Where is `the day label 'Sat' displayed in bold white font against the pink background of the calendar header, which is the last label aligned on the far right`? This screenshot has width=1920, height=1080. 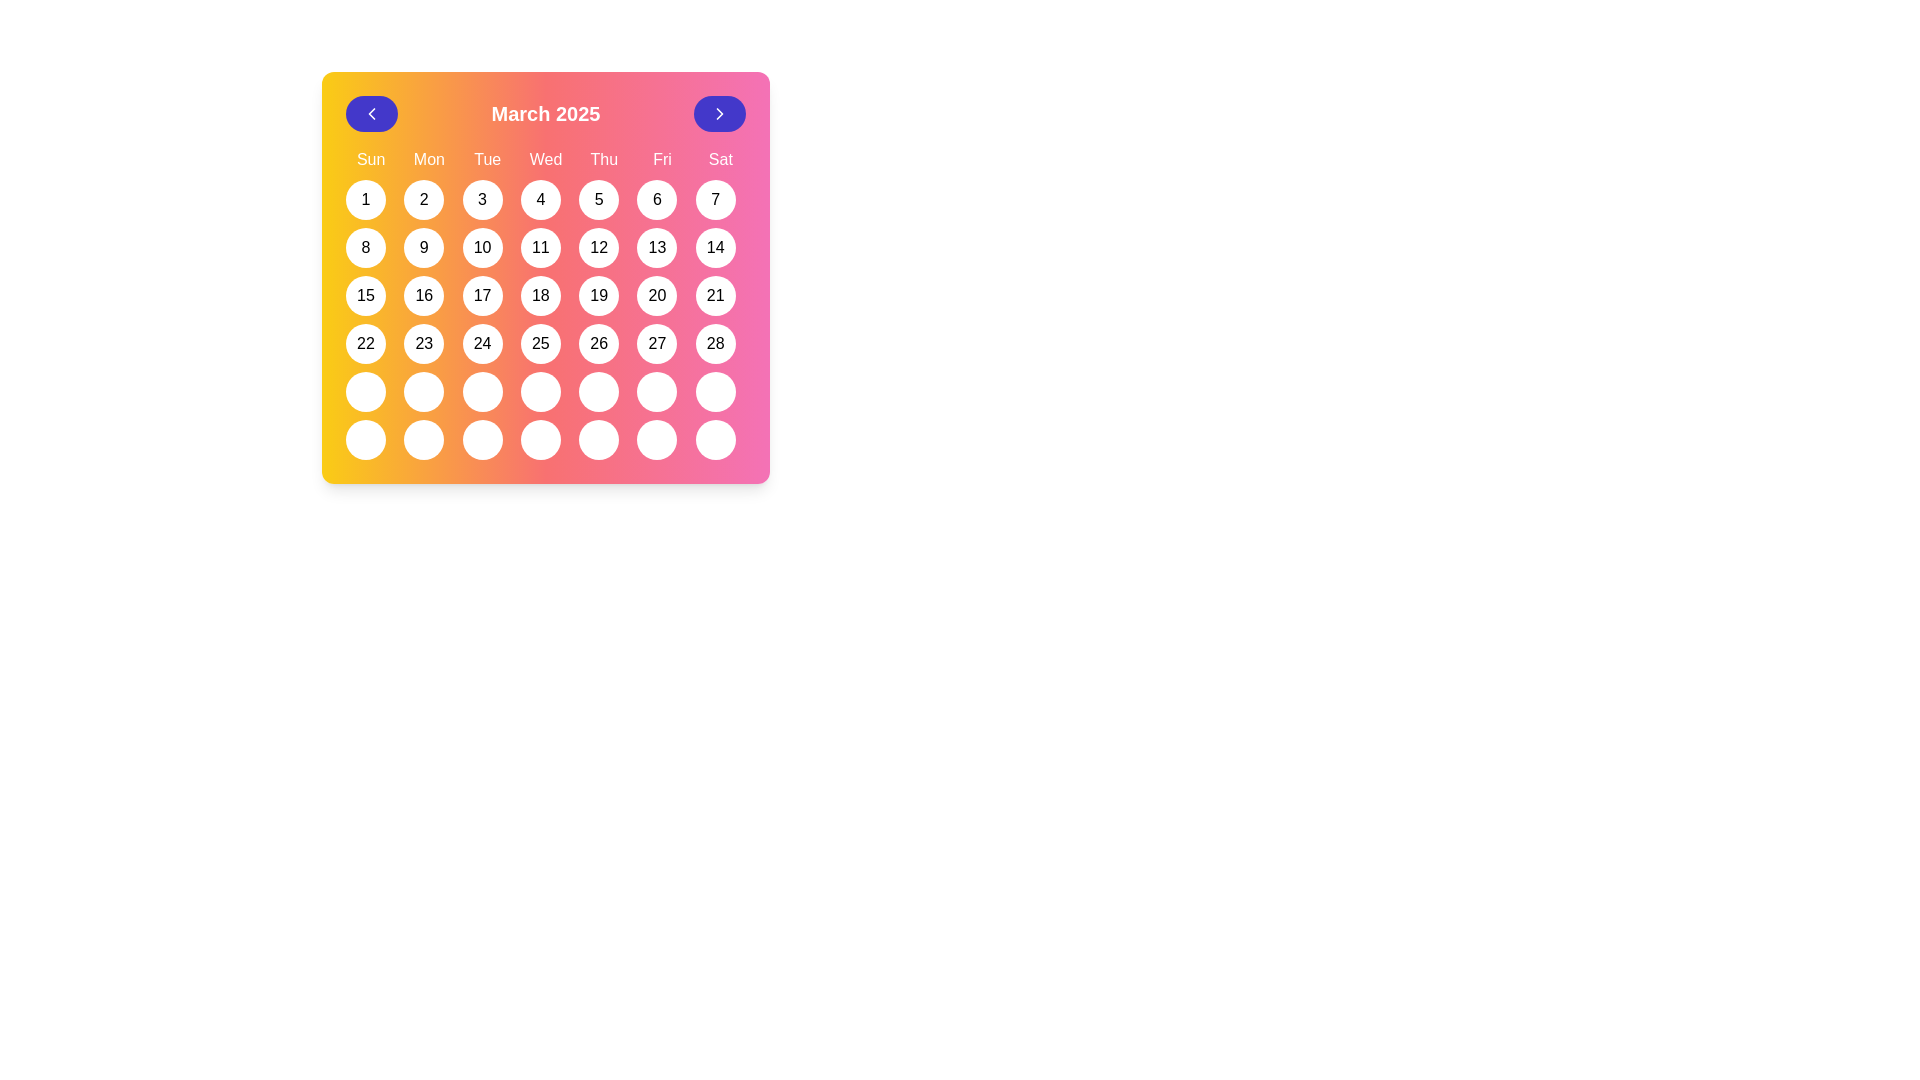 the day label 'Sat' displayed in bold white font against the pink background of the calendar header, which is the last label aligned on the far right is located at coordinates (720, 158).